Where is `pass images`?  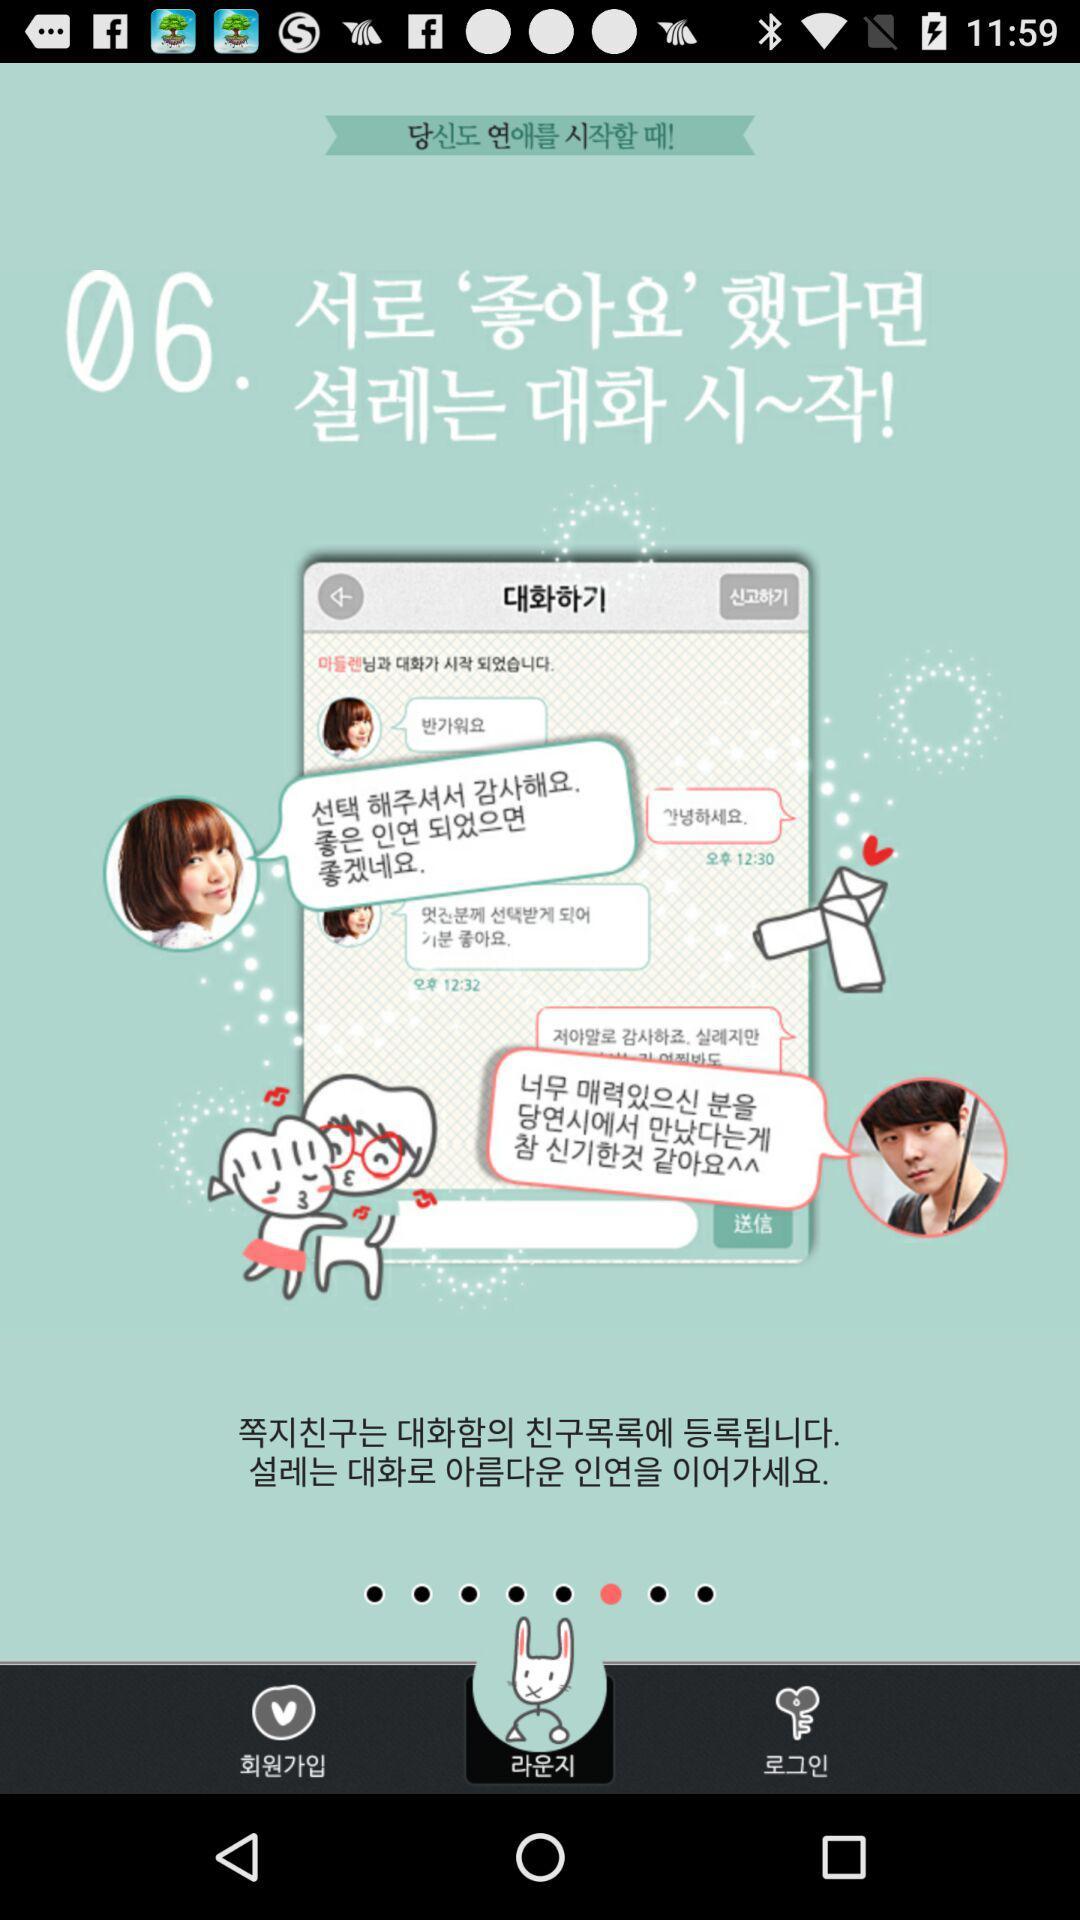
pass images is located at coordinates (420, 1593).